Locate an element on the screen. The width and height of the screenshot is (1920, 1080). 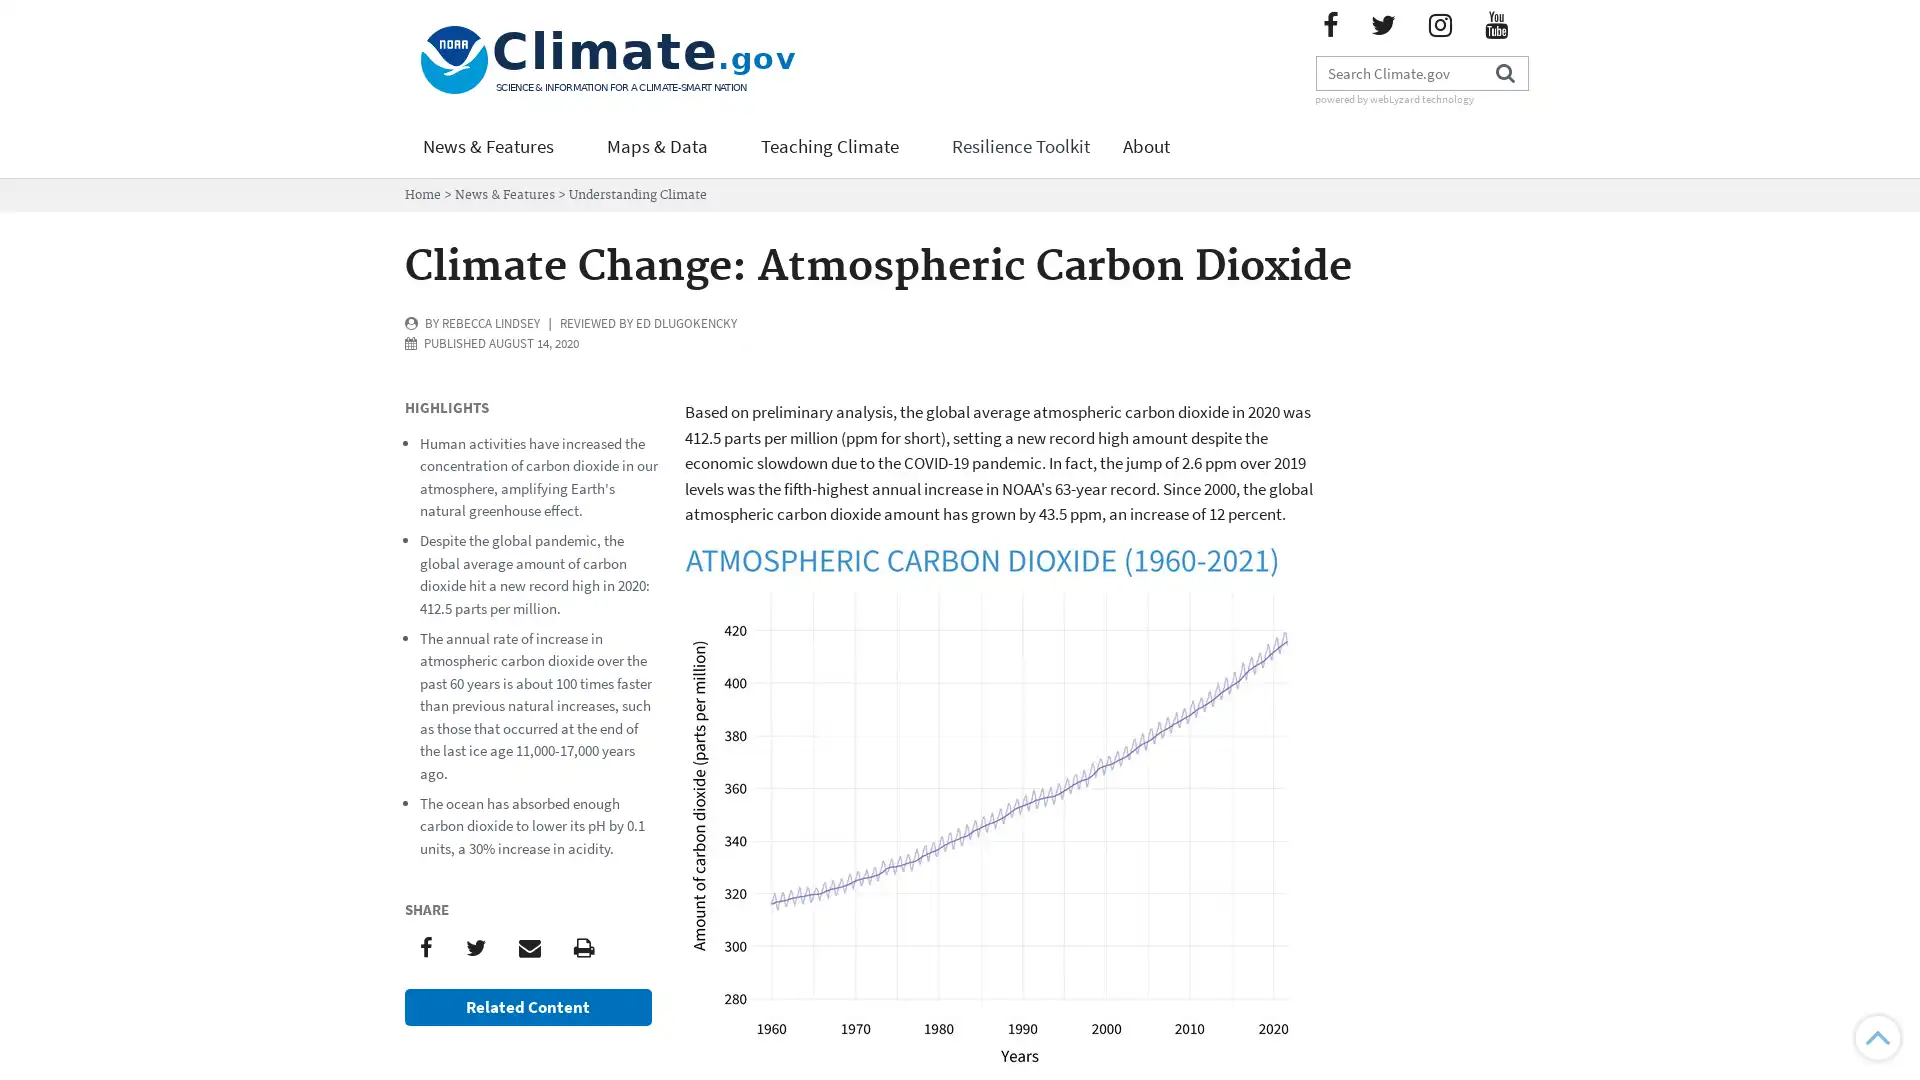
Teaching Climate is located at coordinates (840, 146).